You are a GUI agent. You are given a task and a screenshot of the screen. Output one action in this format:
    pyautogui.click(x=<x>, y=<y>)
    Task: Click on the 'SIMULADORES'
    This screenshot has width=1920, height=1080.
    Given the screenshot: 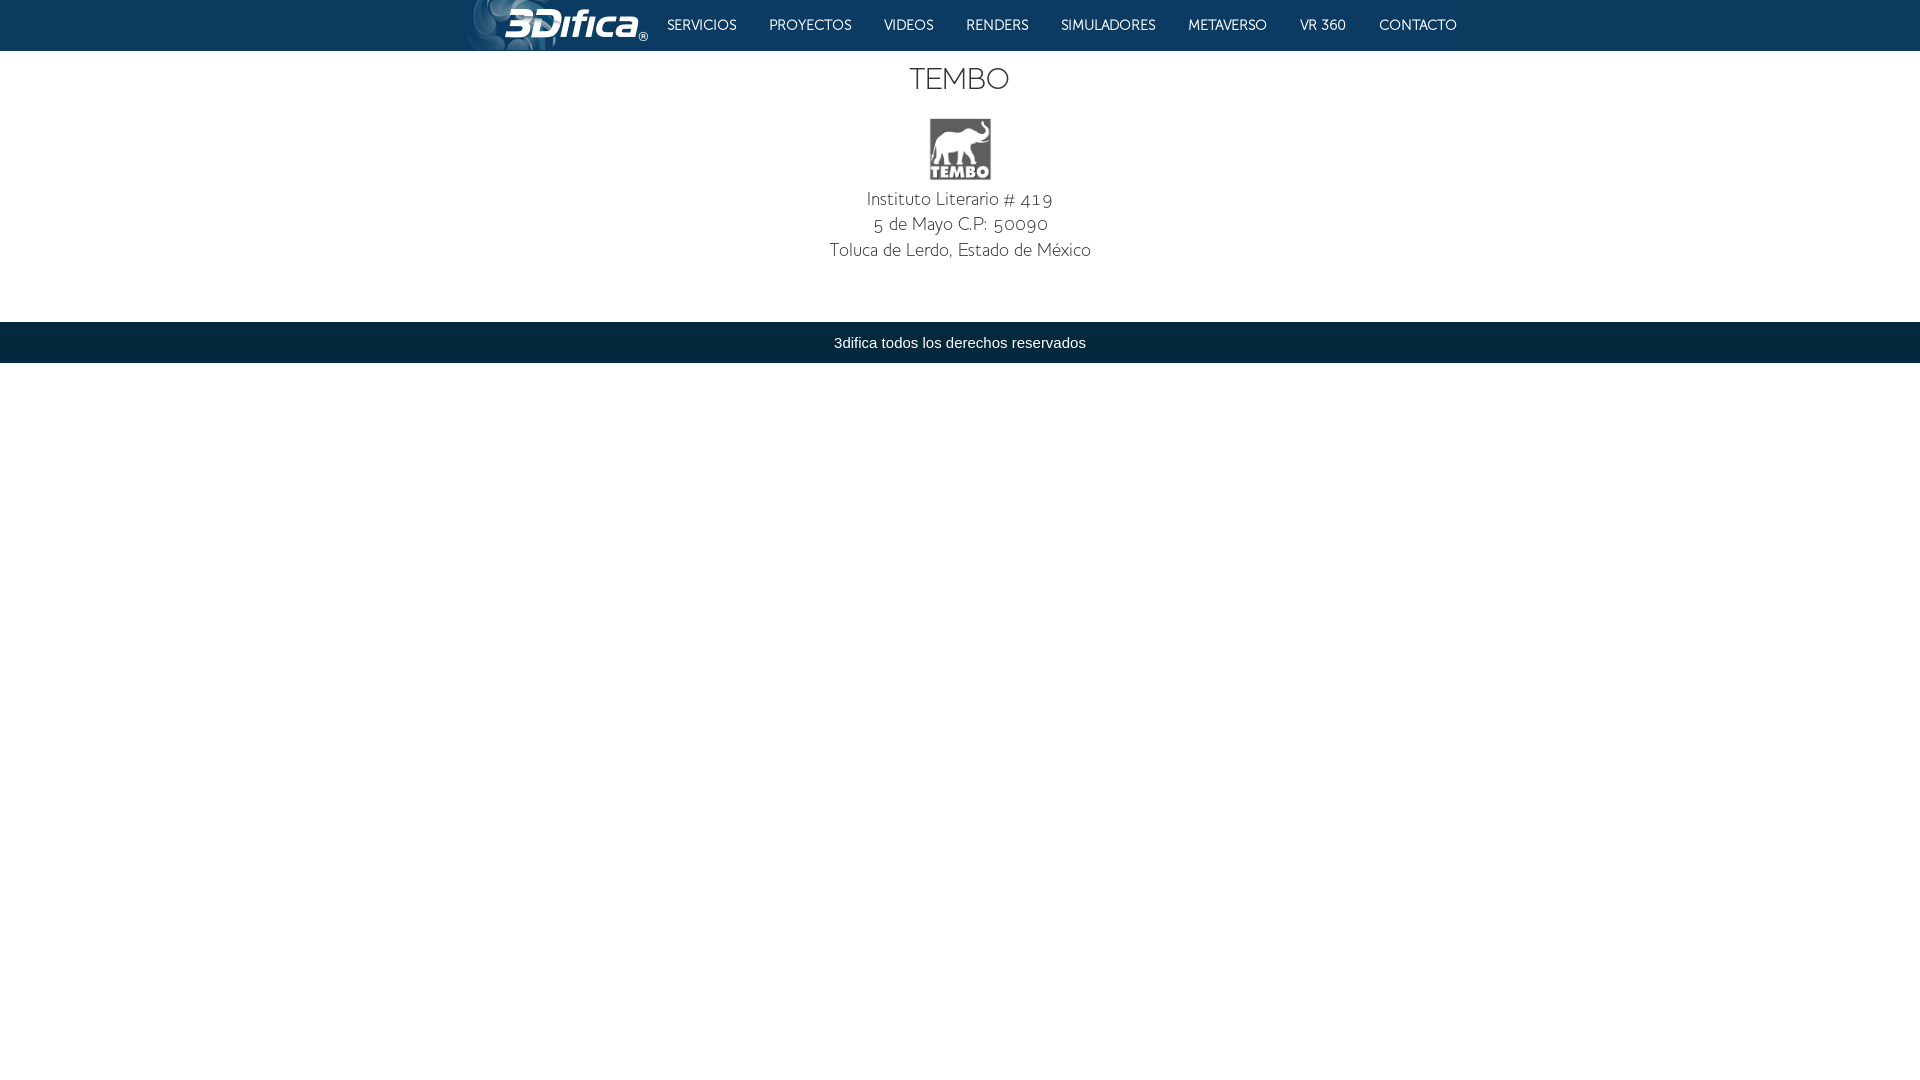 What is the action you would take?
    pyautogui.click(x=1107, y=26)
    